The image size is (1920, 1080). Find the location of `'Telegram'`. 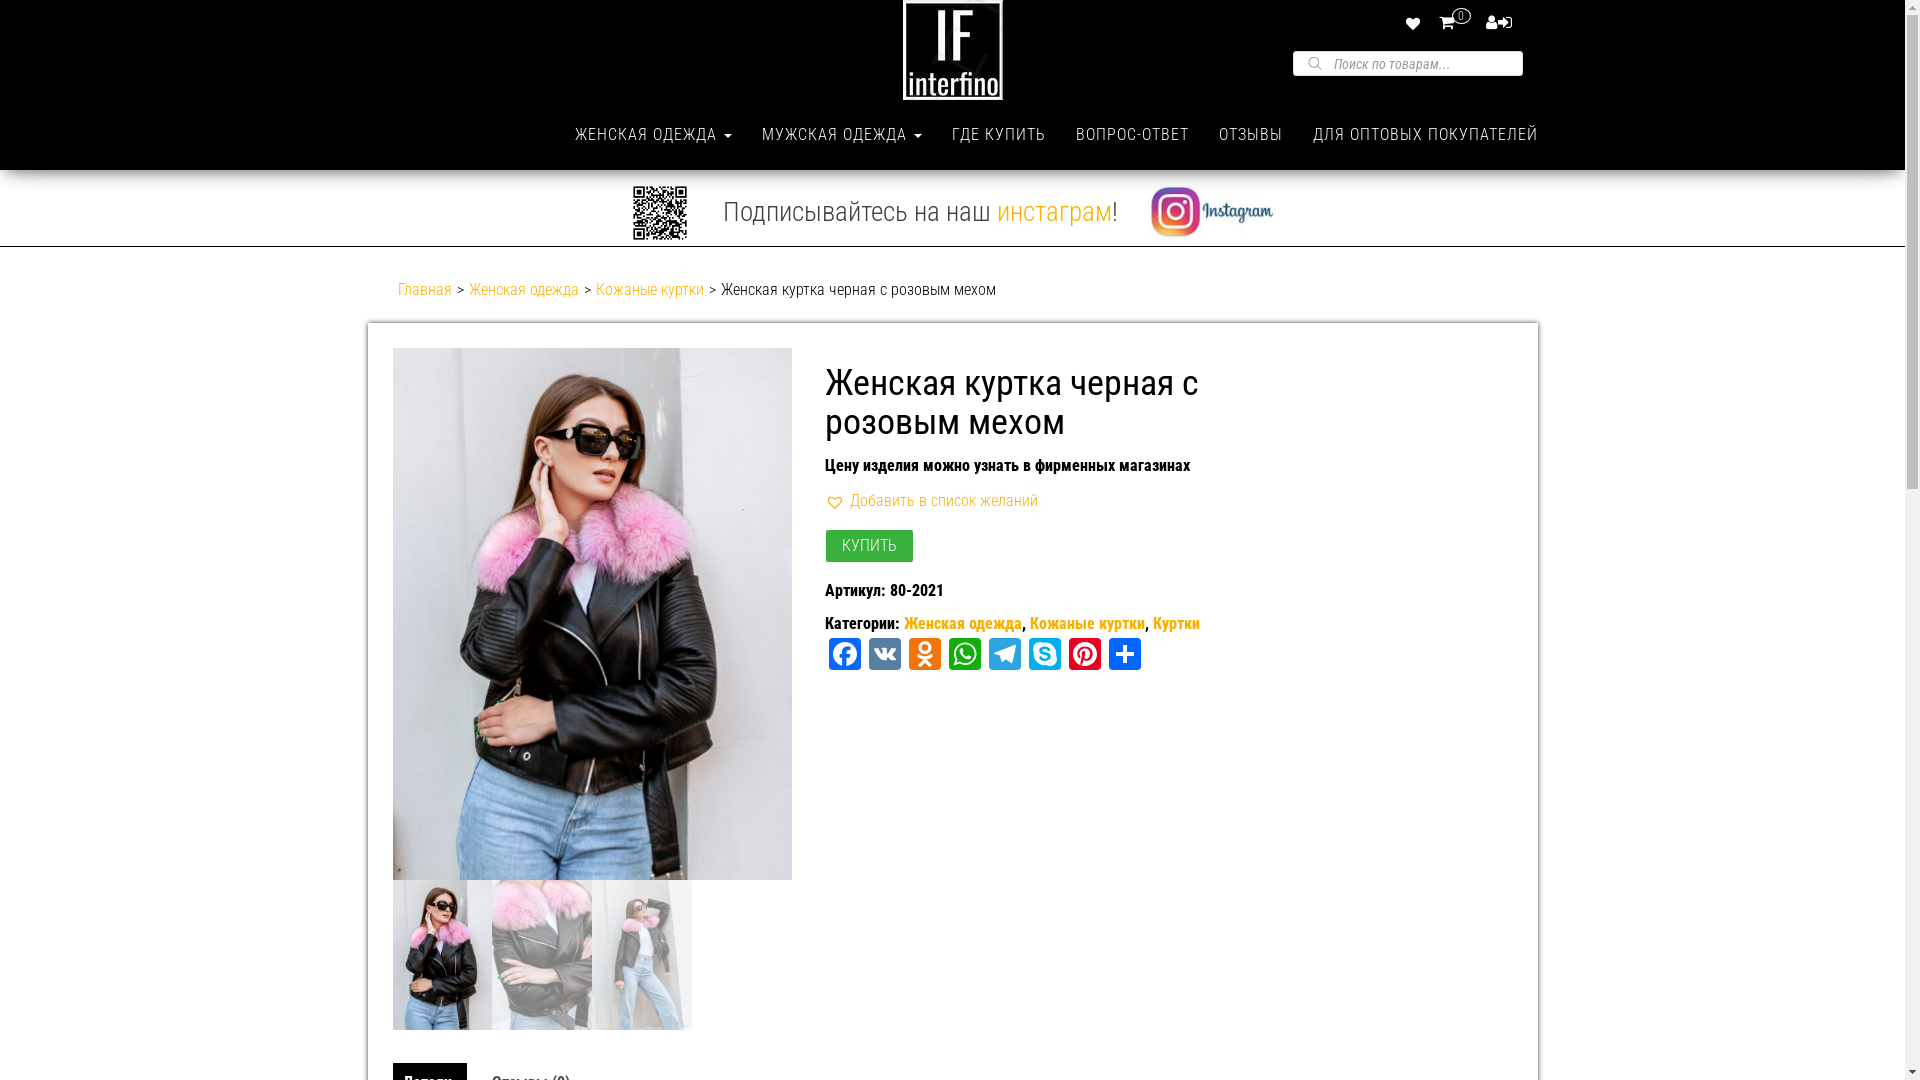

'Telegram' is located at coordinates (1004, 656).